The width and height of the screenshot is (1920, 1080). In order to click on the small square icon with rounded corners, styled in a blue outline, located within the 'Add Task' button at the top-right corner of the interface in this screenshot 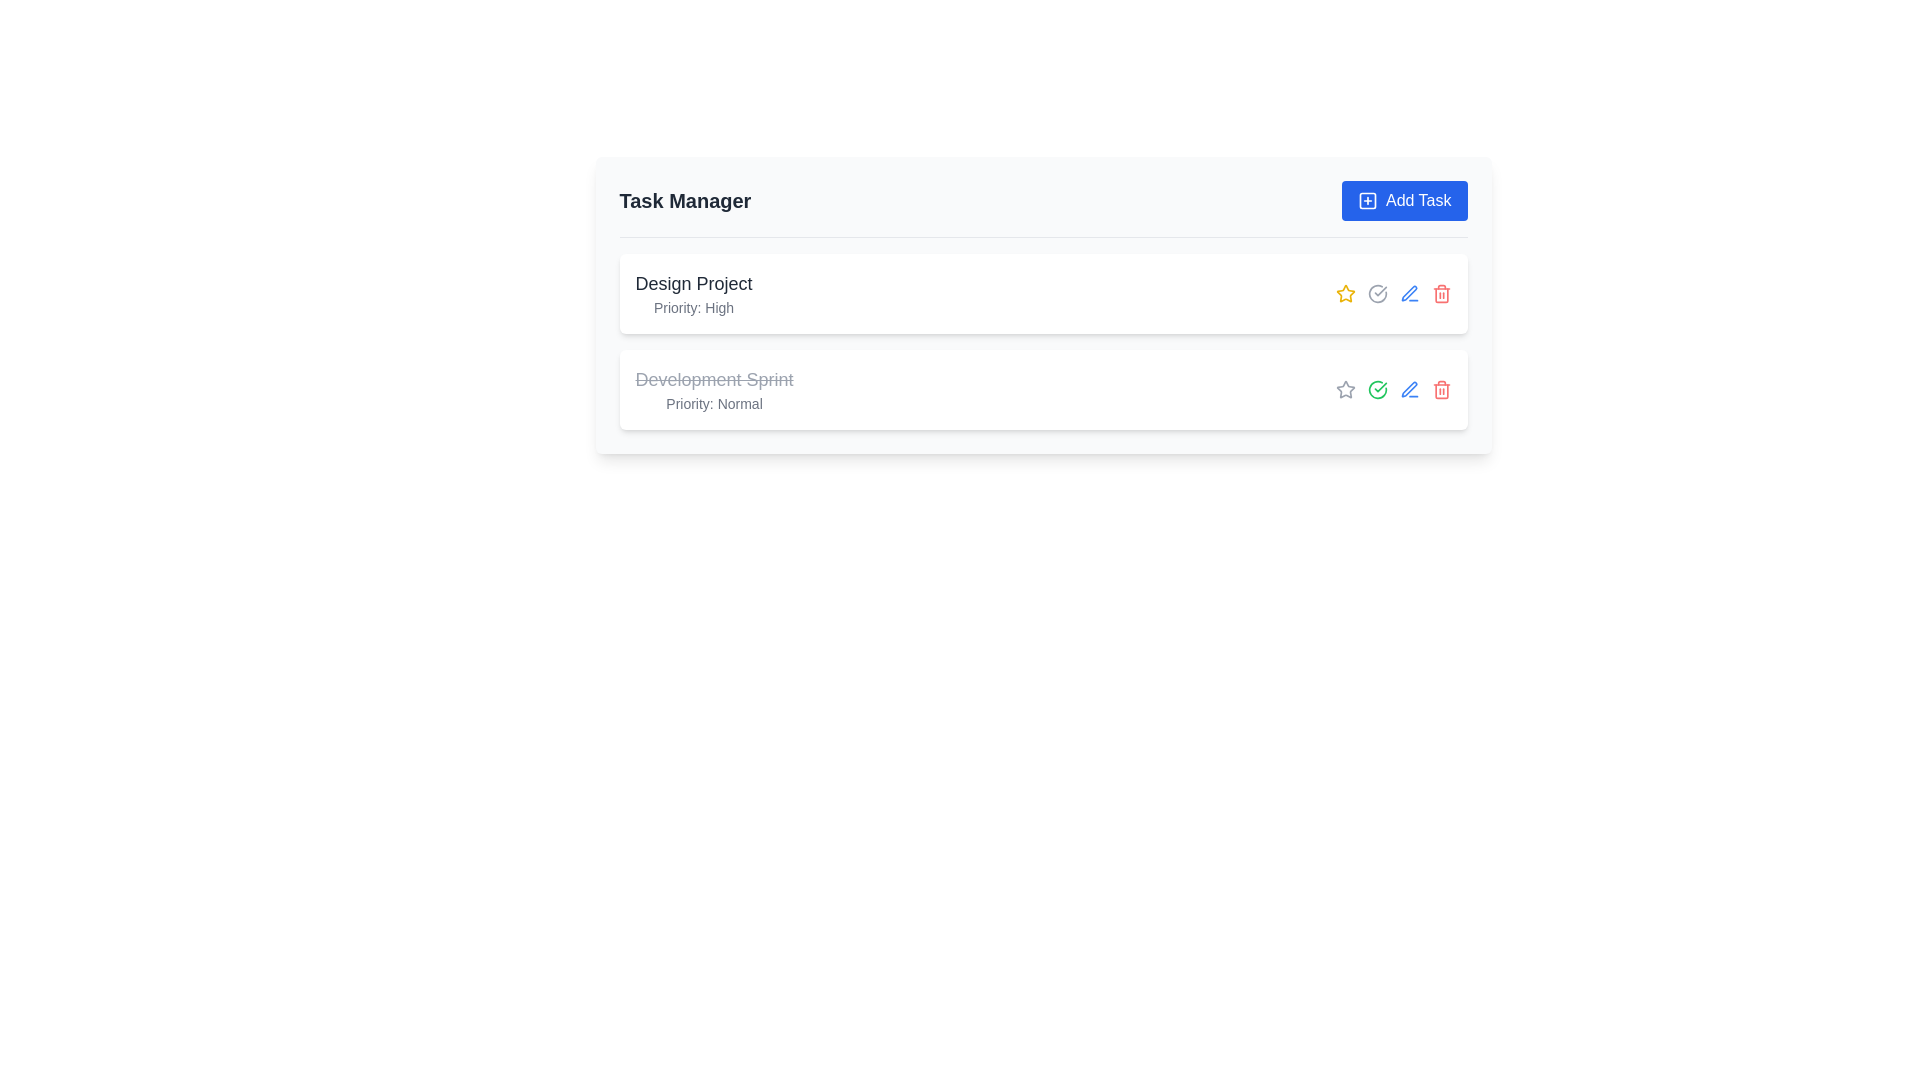, I will do `click(1367, 200)`.